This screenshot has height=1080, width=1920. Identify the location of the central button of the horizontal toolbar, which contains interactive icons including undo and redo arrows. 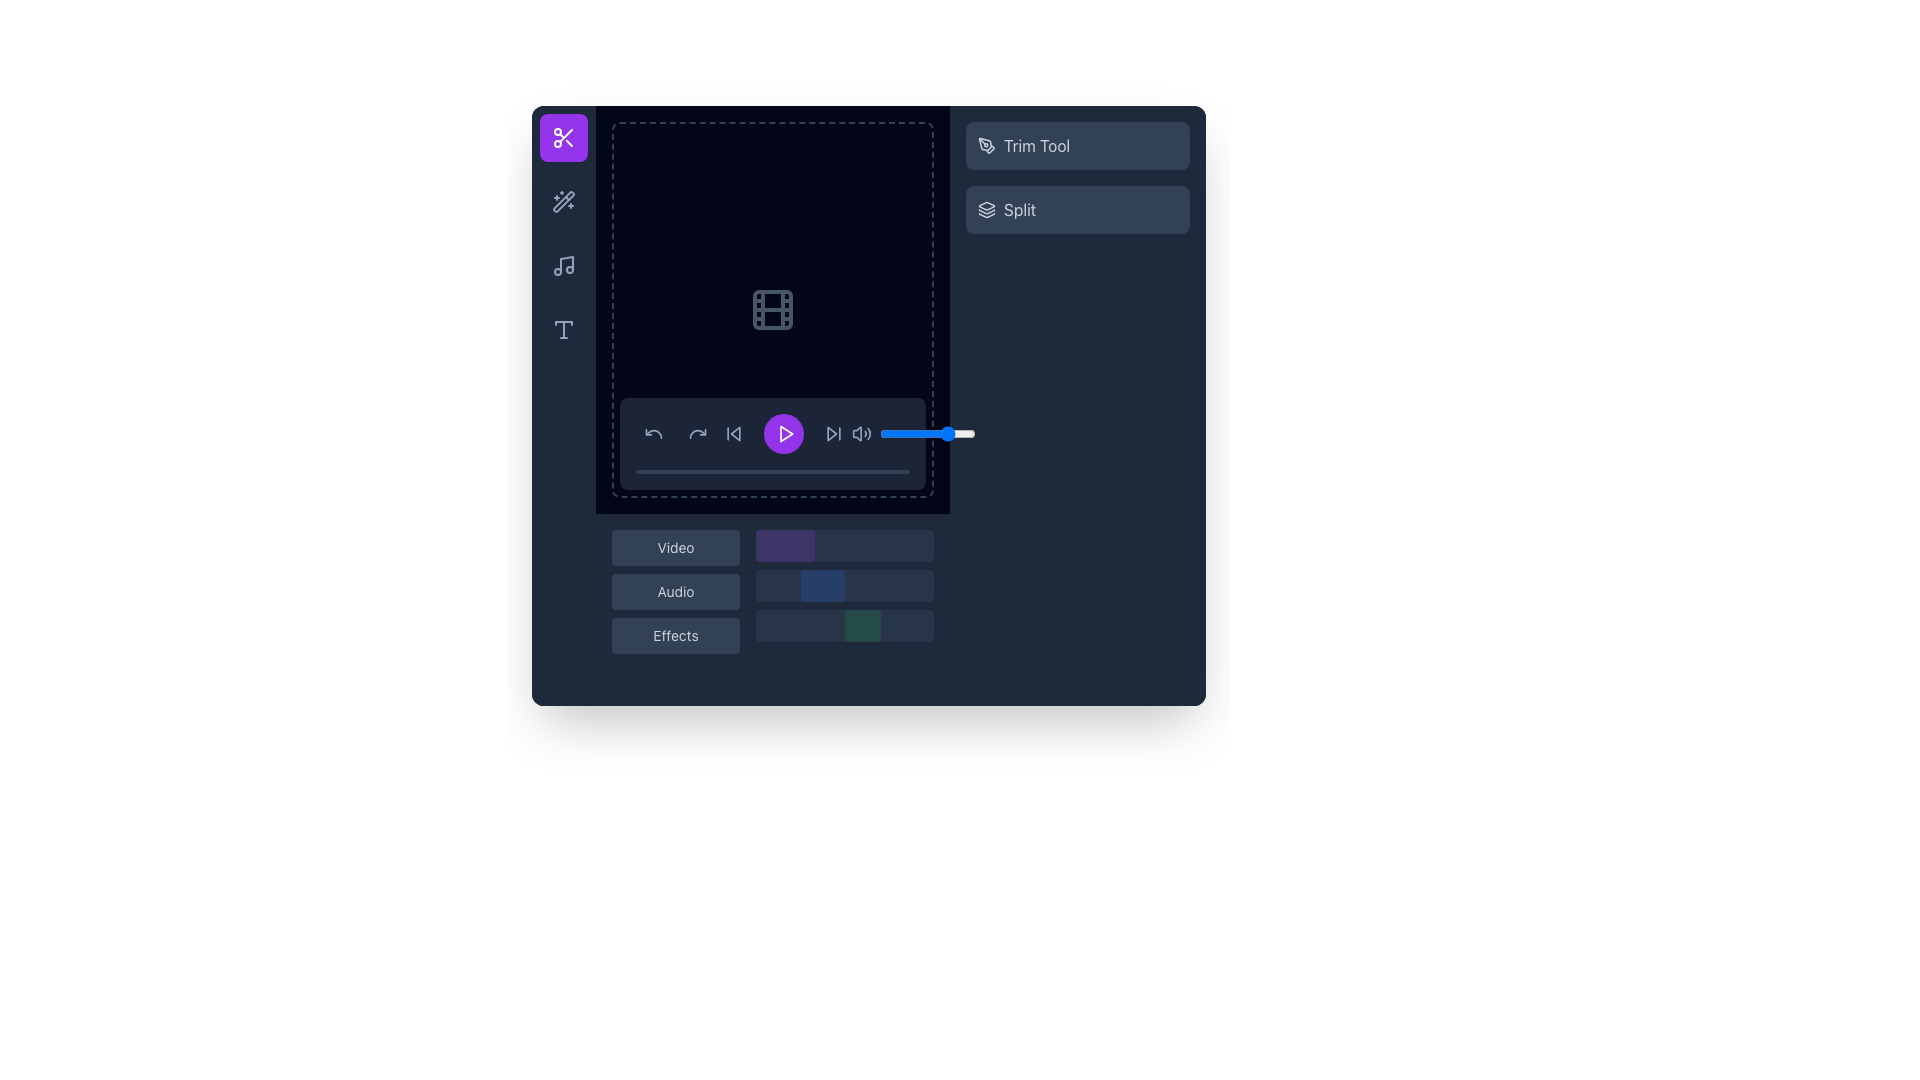
(676, 433).